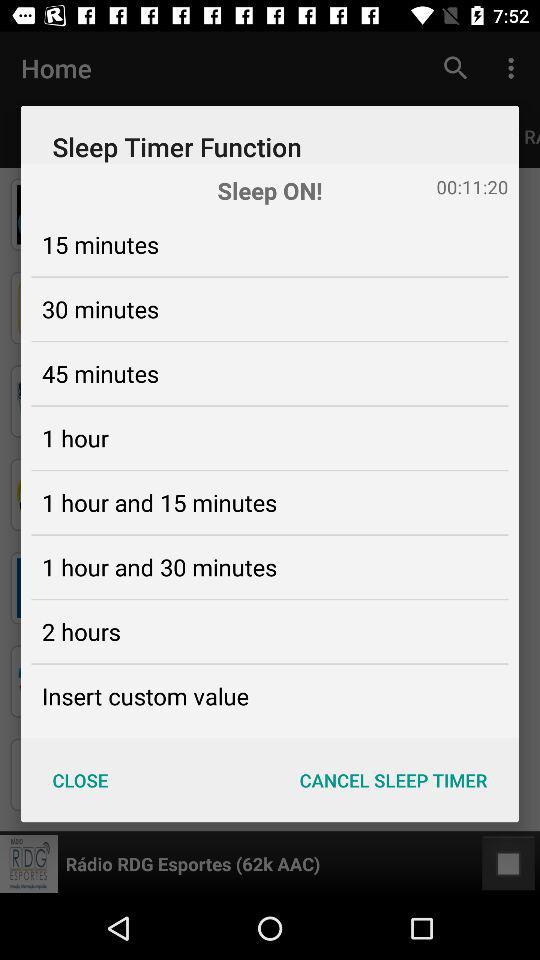  I want to click on icon next to cancel sleep timer, so click(79, 779).